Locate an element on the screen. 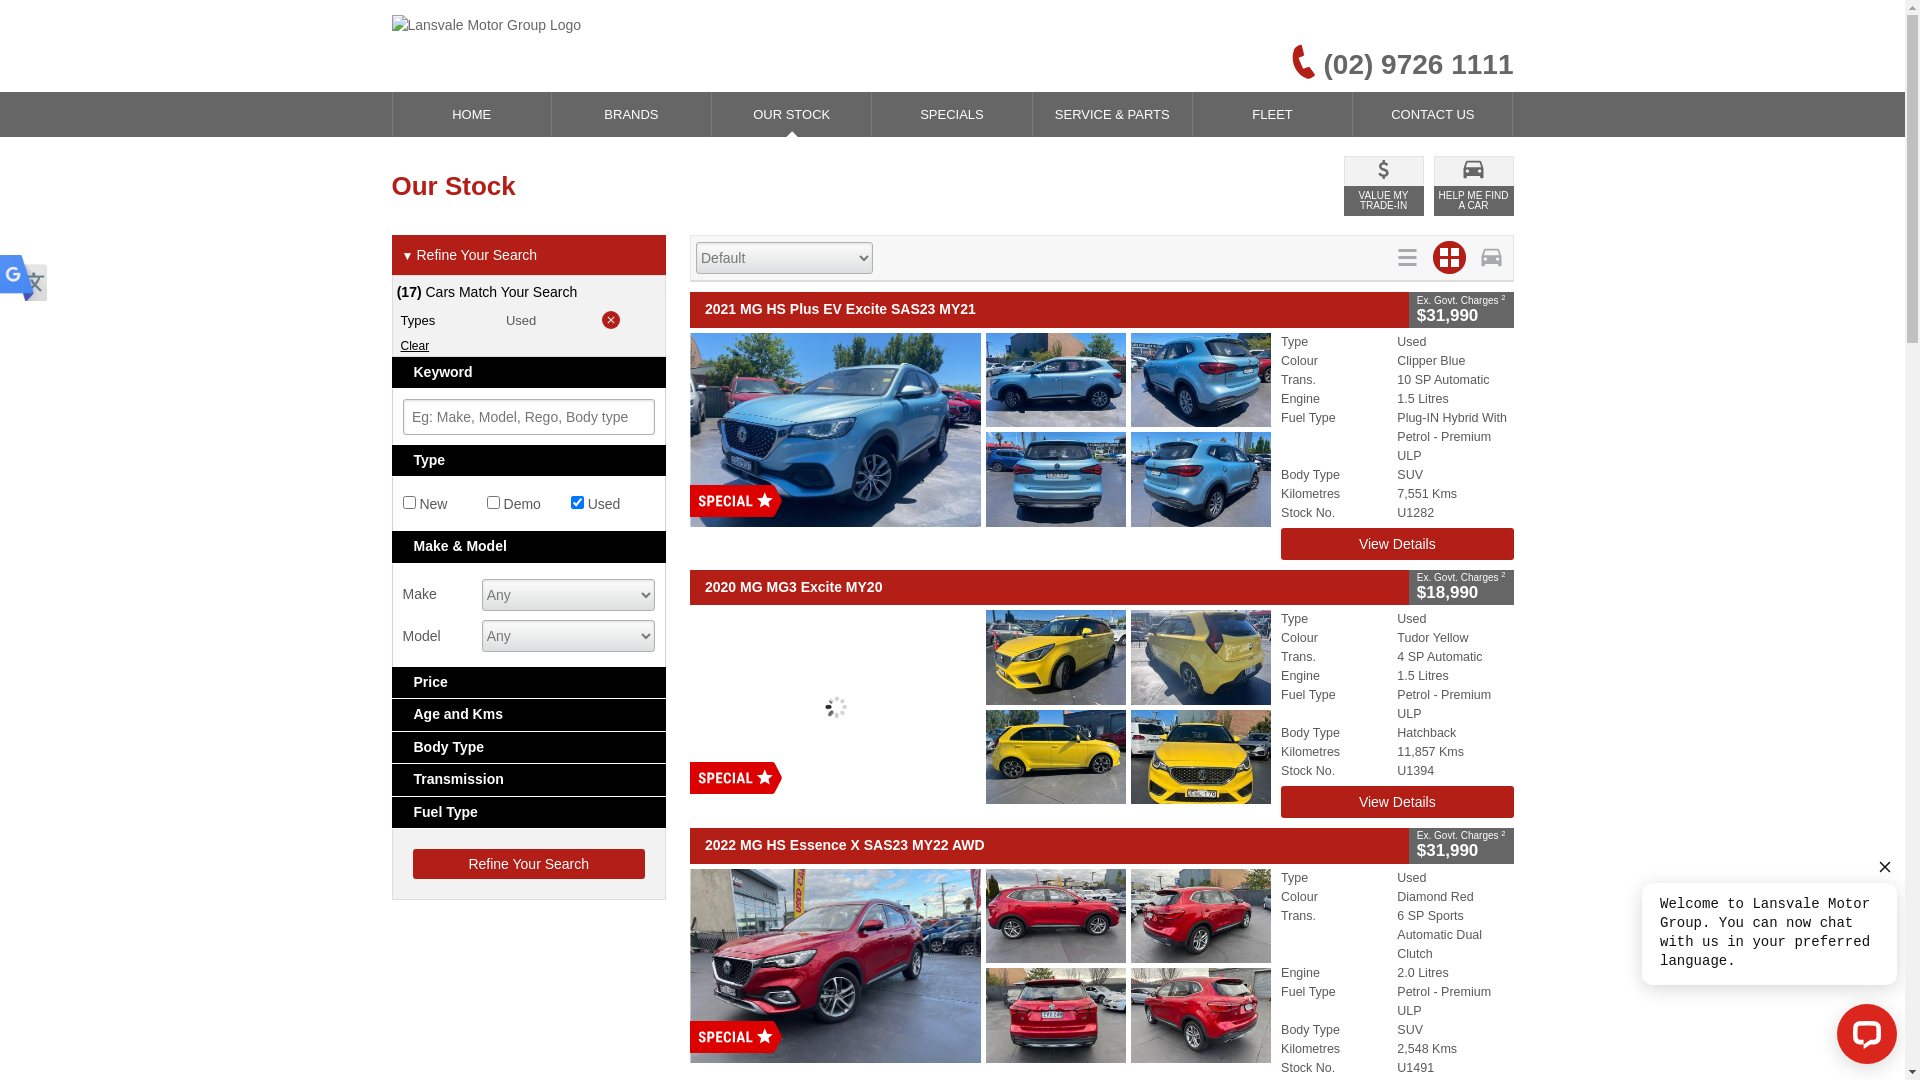 Image resolution: width=1920 pixels, height=1080 pixels. 'VALUE MY TRADE-IN' is located at coordinates (1344, 185).